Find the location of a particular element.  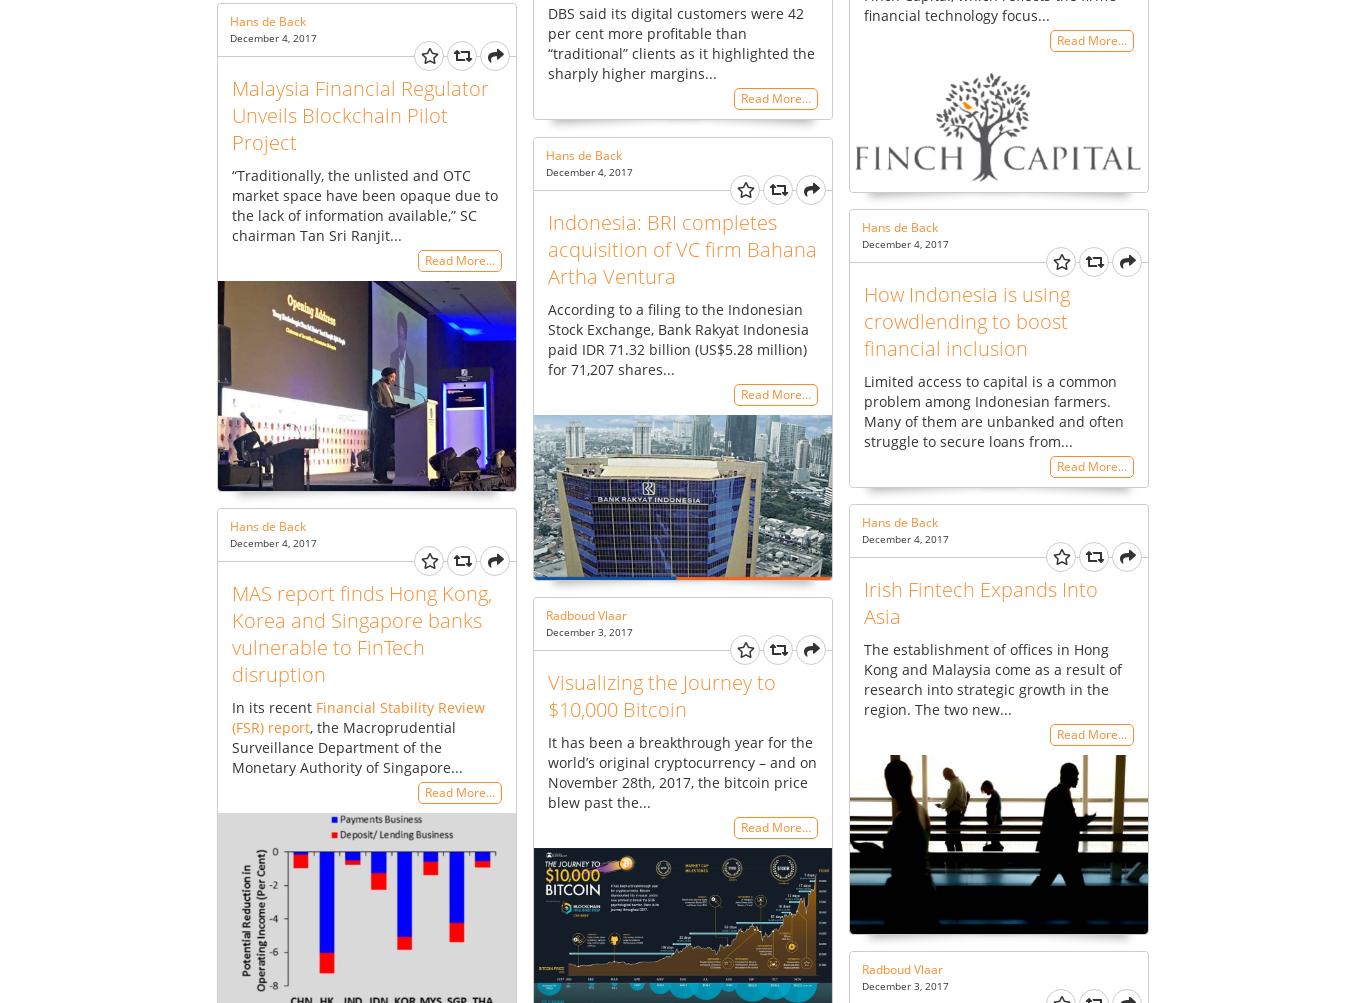

'Irish Fintech Expands Into Asia' is located at coordinates (981, 602).